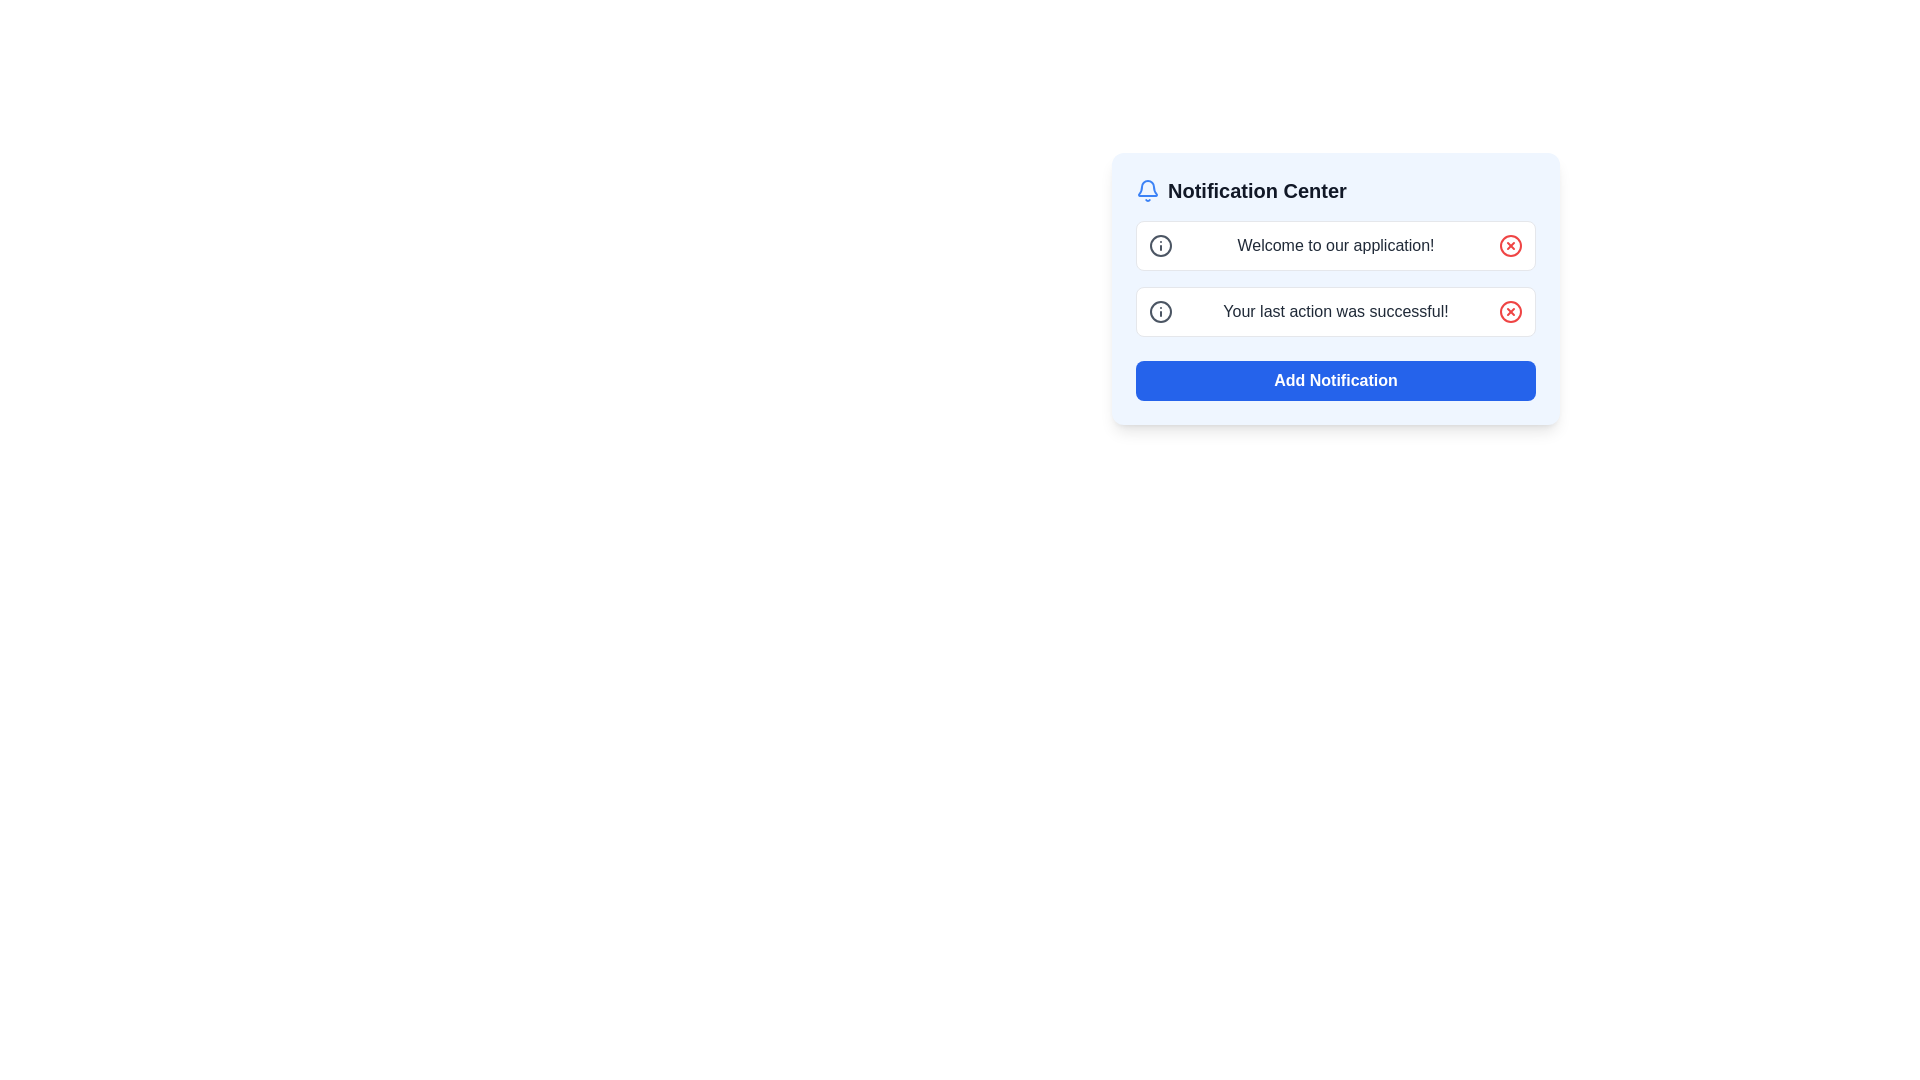 This screenshot has height=1080, width=1920. Describe the element at coordinates (1256, 191) in the screenshot. I see `the 'Notification Center' label which is a bold, gray text label located in the header section of the notification panel, positioned to the right of a bell icon` at that location.